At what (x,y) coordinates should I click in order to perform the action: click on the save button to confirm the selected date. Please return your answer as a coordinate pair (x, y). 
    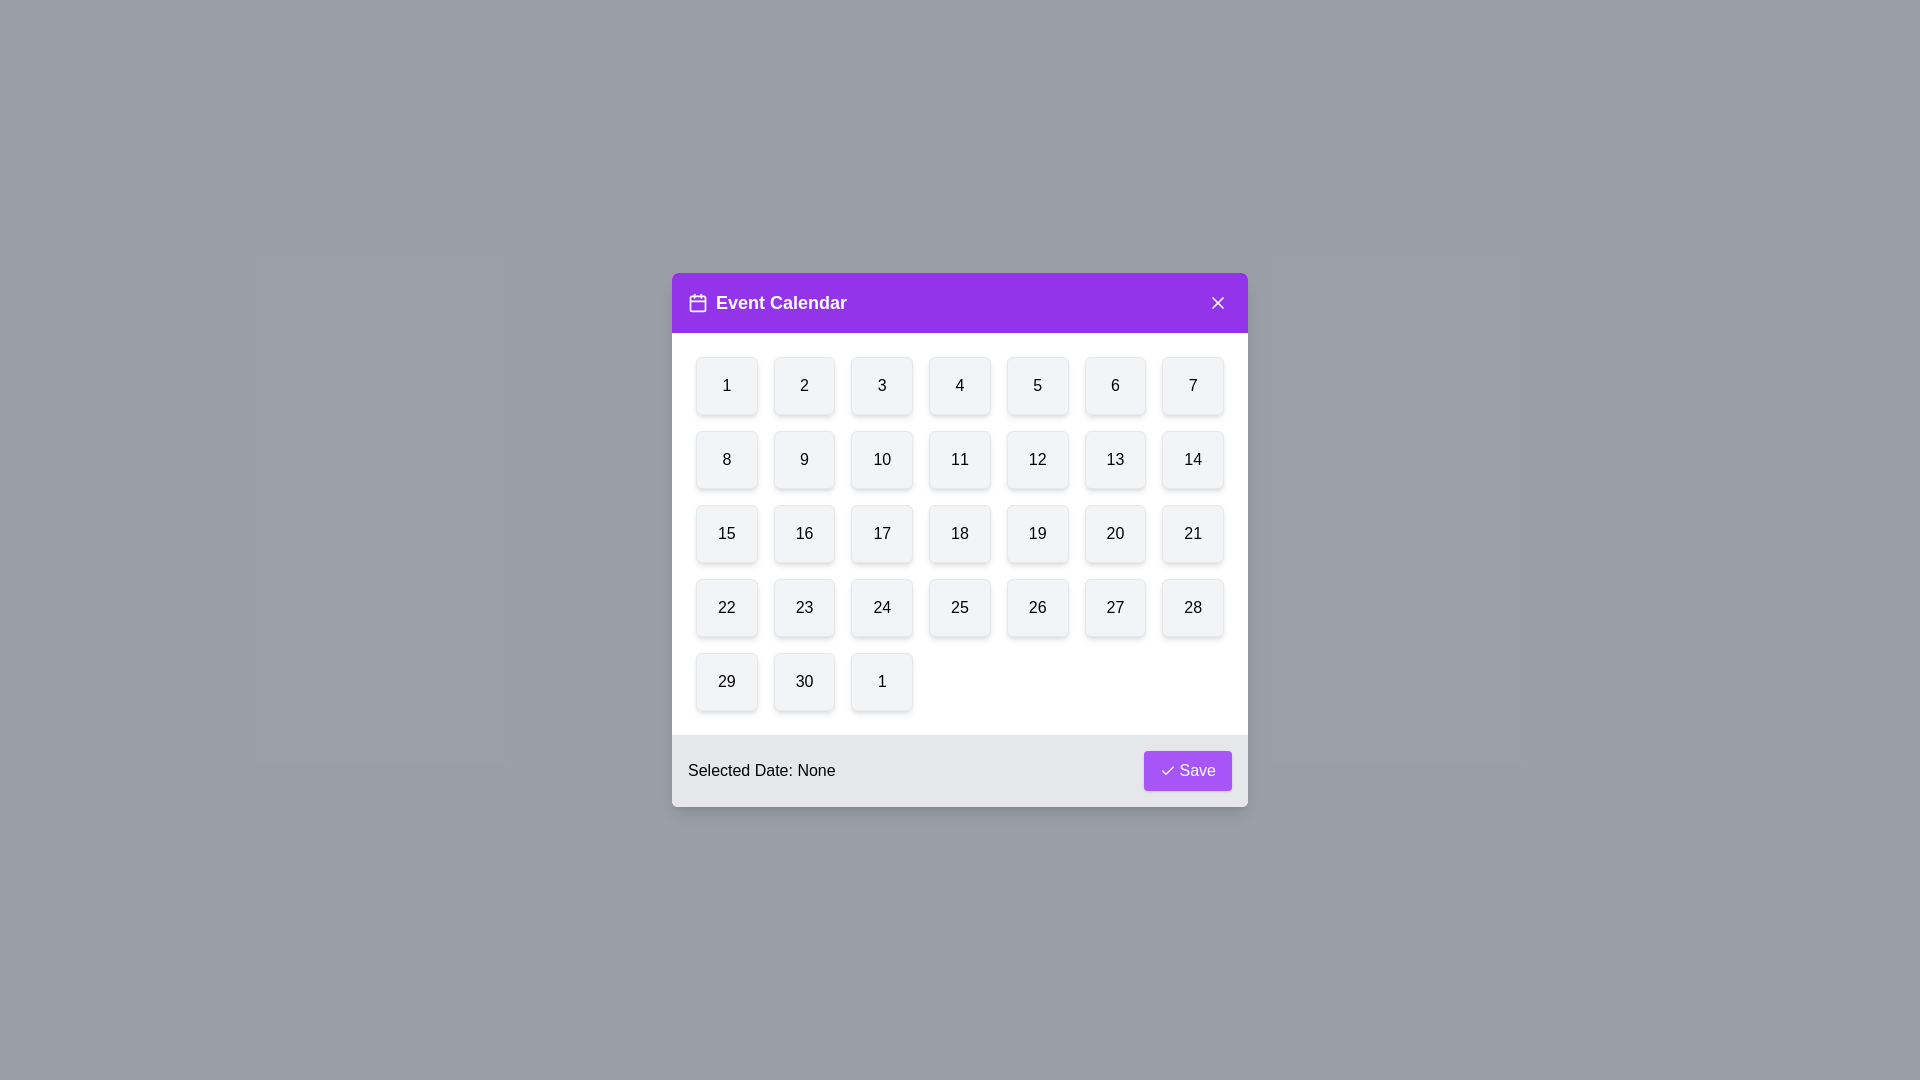
    Looking at the image, I should click on (1187, 770).